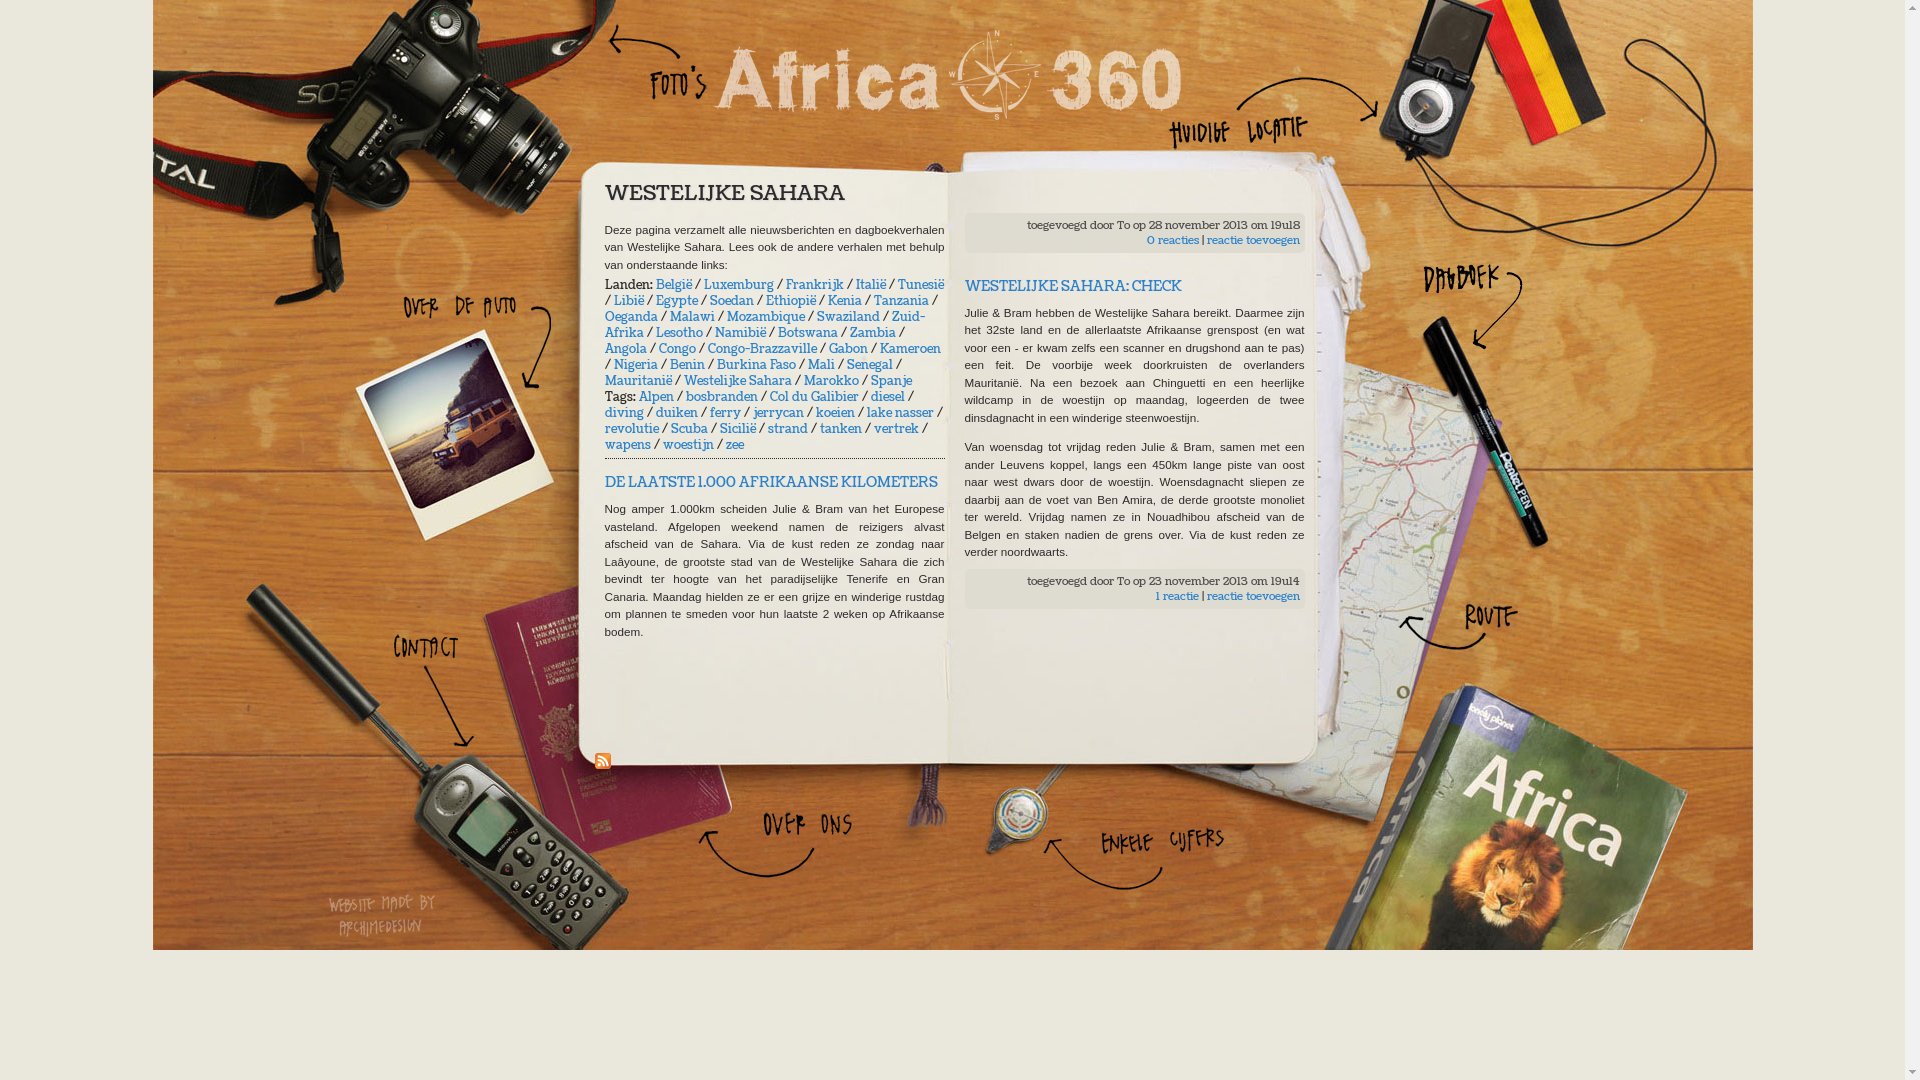  I want to click on 'Gabon', so click(847, 347).